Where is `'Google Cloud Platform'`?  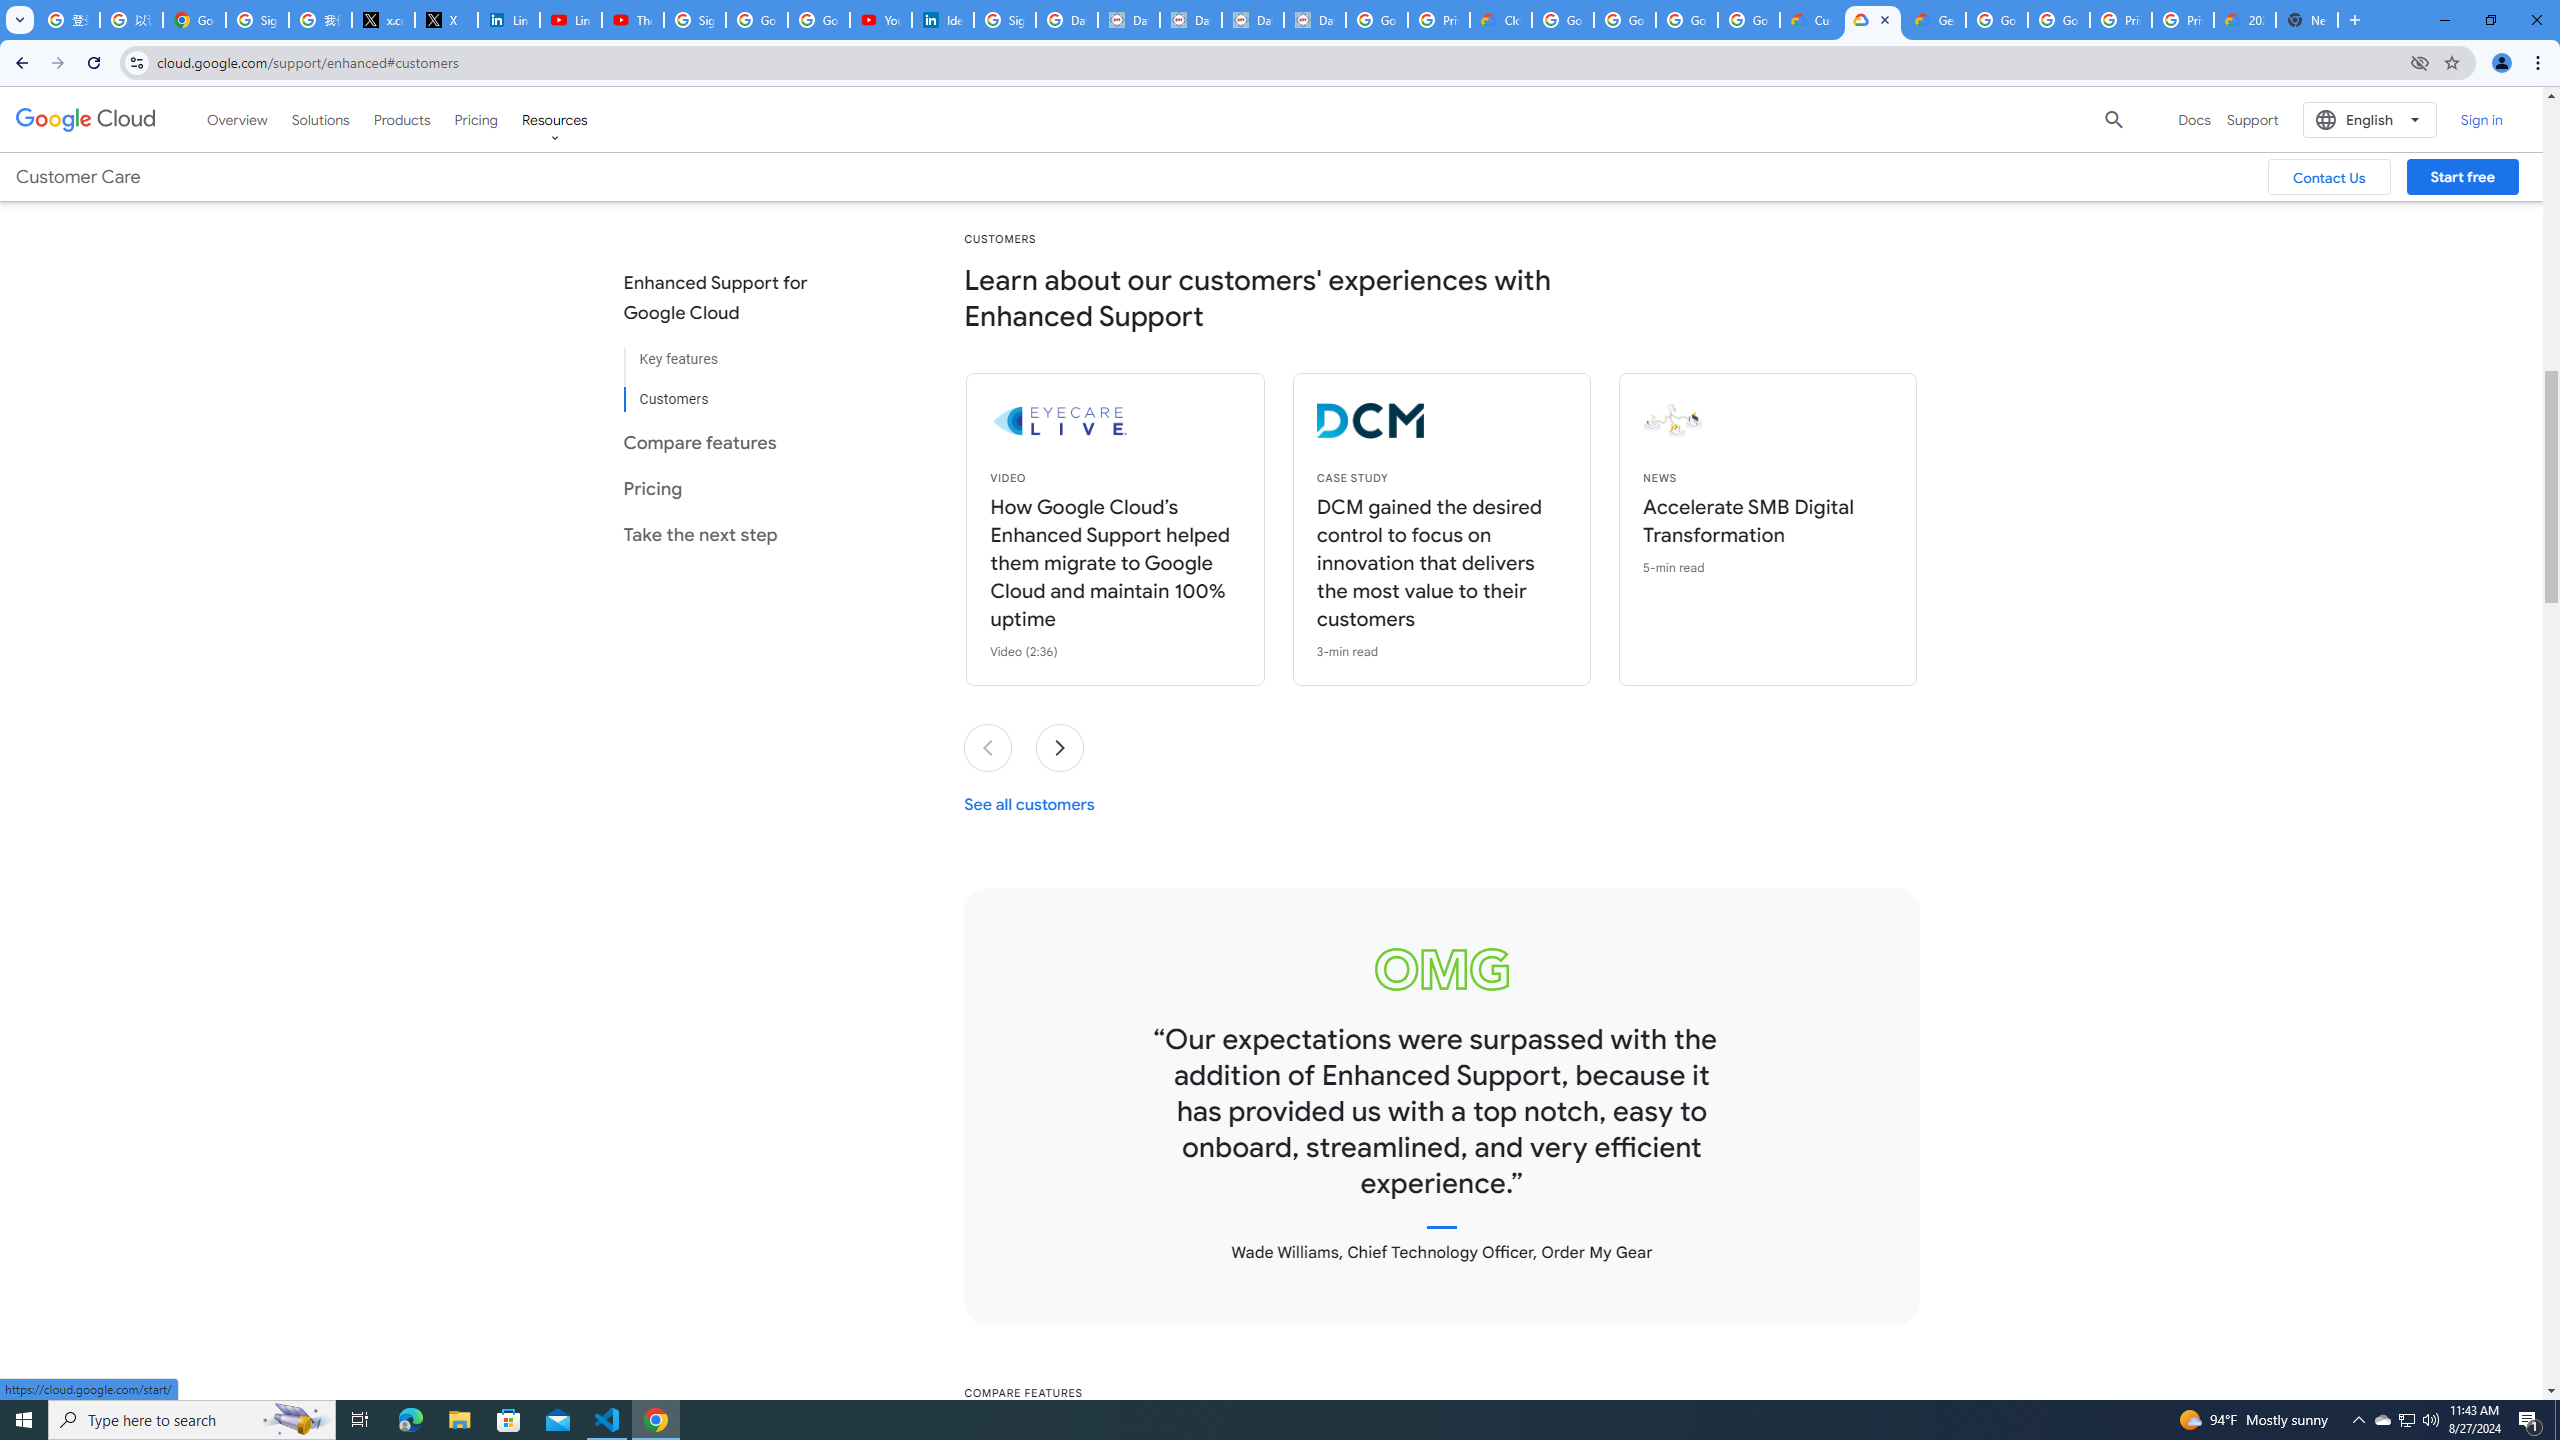
'Google Cloud Platform' is located at coordinates (1996, 19).